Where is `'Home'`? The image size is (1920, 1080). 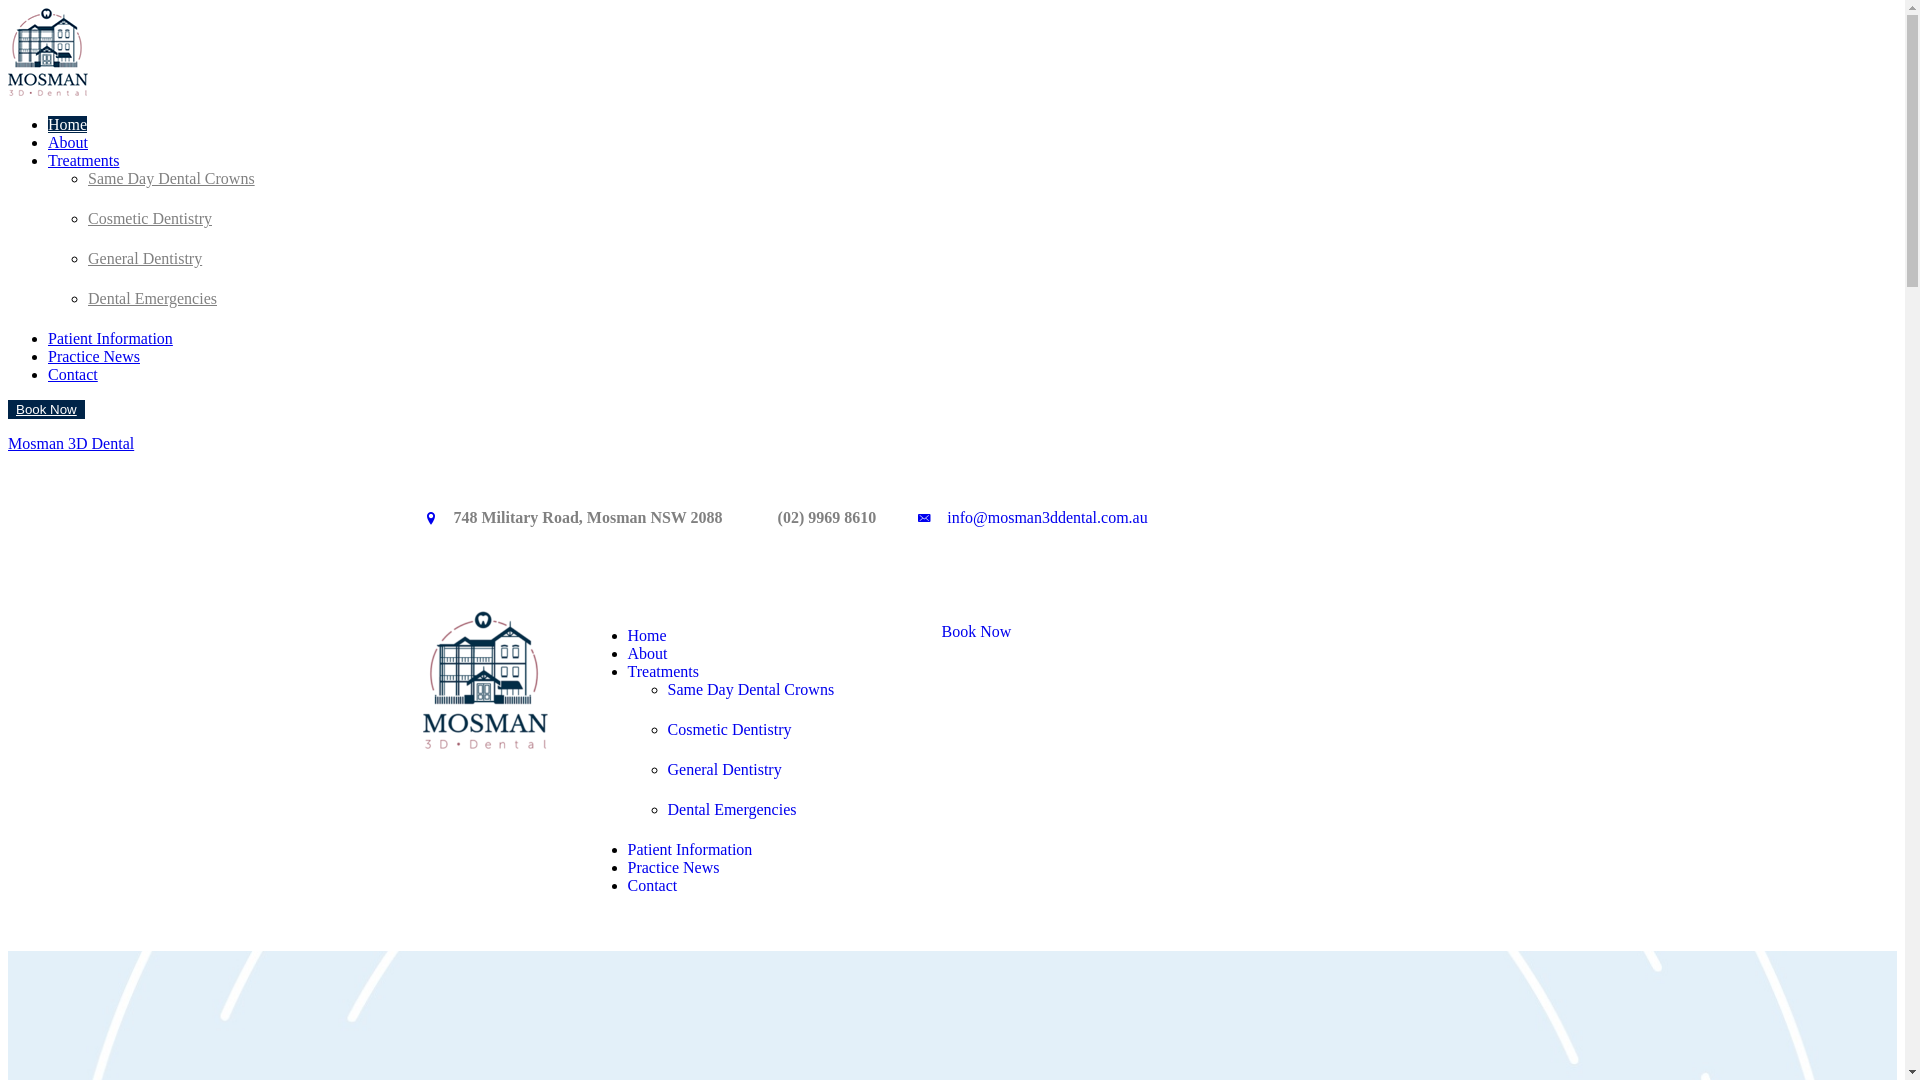
'Home' is located at coordinates (67, 124).